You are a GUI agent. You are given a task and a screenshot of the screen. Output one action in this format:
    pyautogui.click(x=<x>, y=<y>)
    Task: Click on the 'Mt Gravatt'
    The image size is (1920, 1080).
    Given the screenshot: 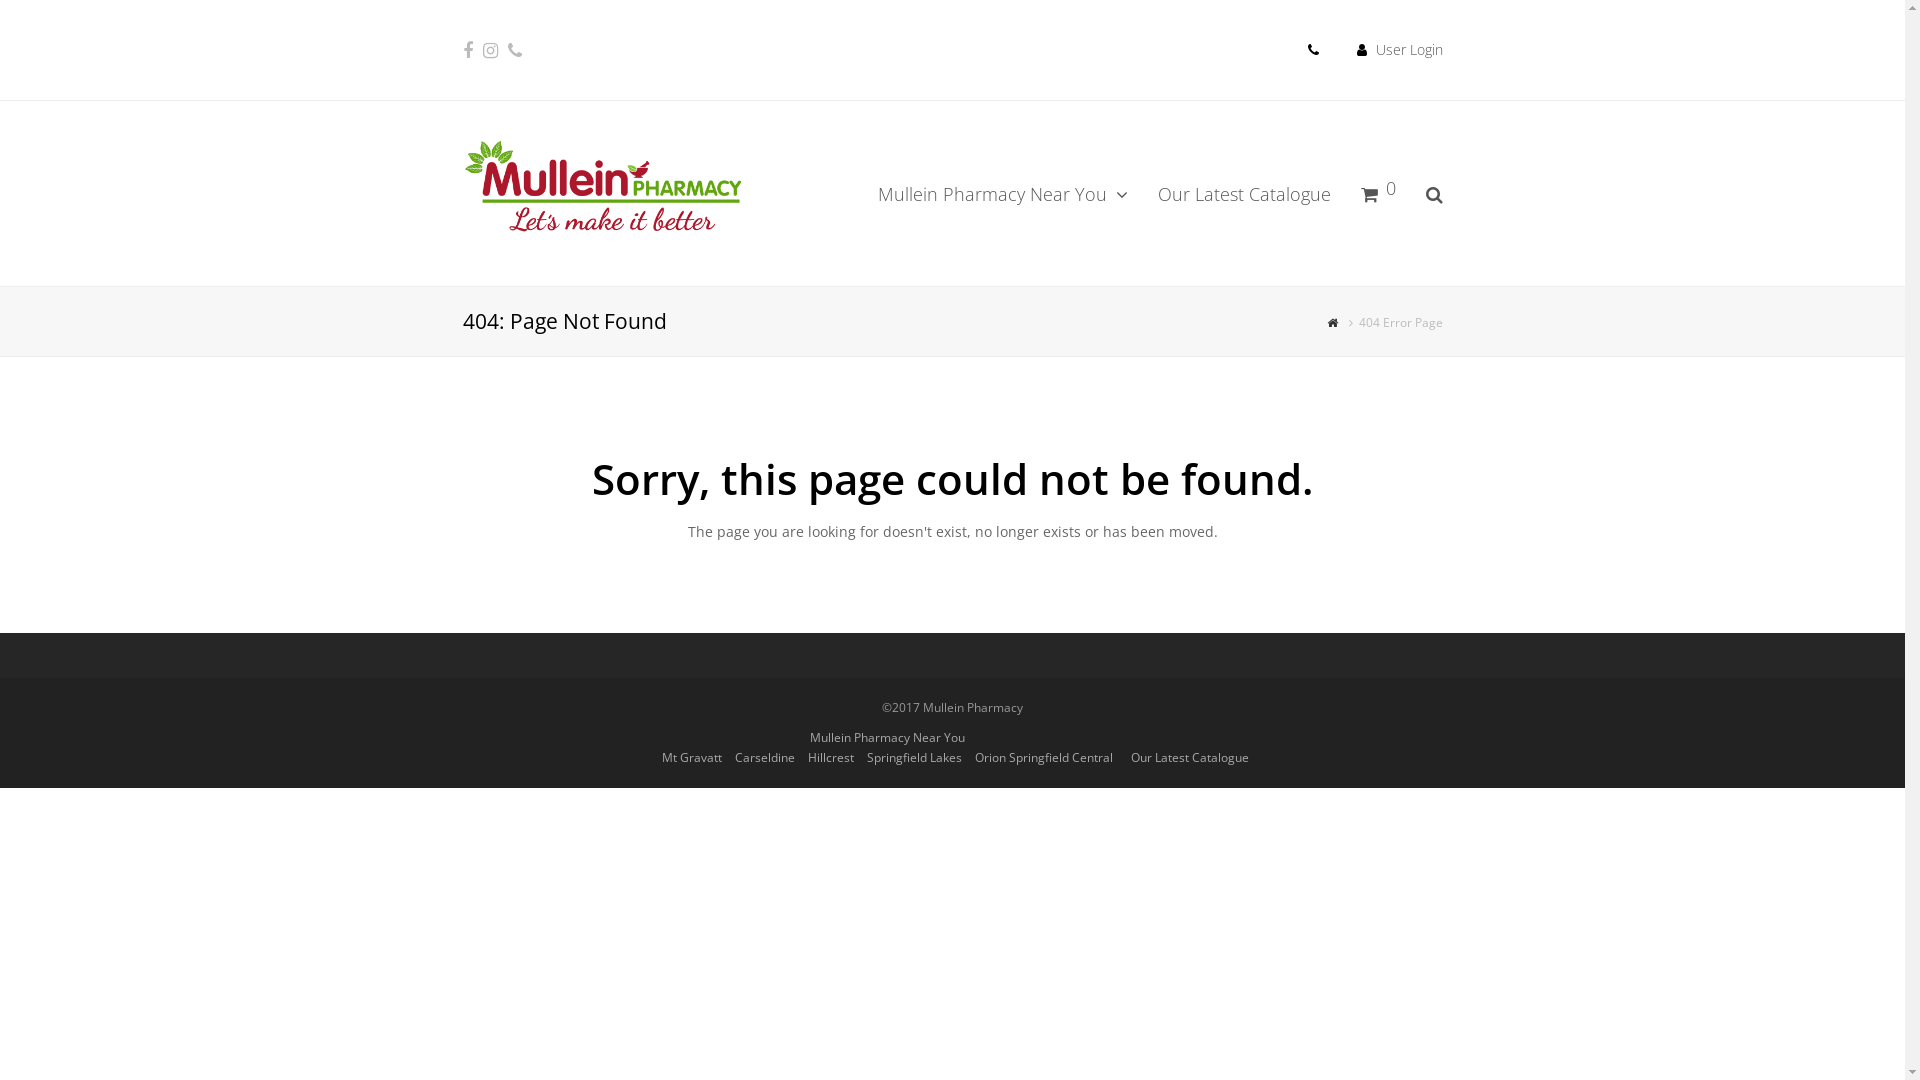 What is the action you would take?
    pyautogui.click(x=691, y=757)
    